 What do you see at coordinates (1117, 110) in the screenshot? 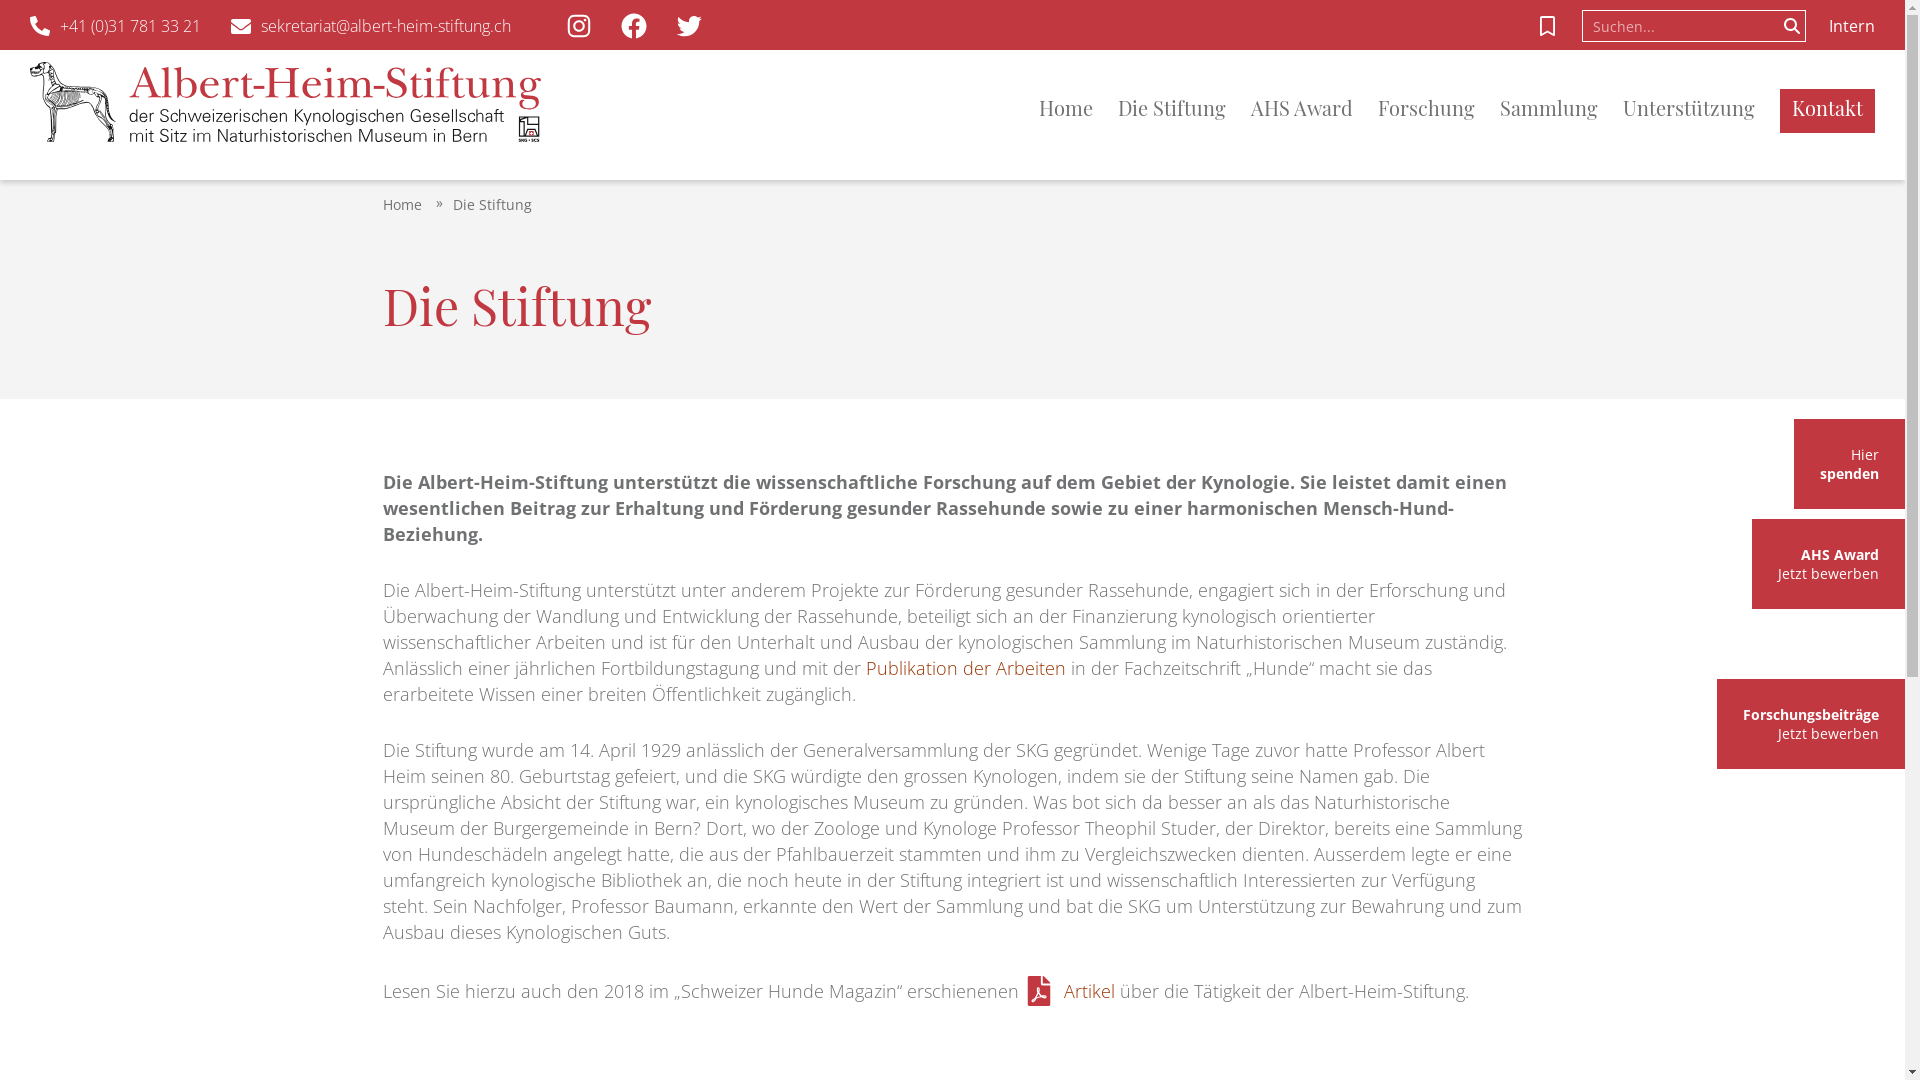
I see `'Die Stiftung'` at bounding box center [1117, 110].